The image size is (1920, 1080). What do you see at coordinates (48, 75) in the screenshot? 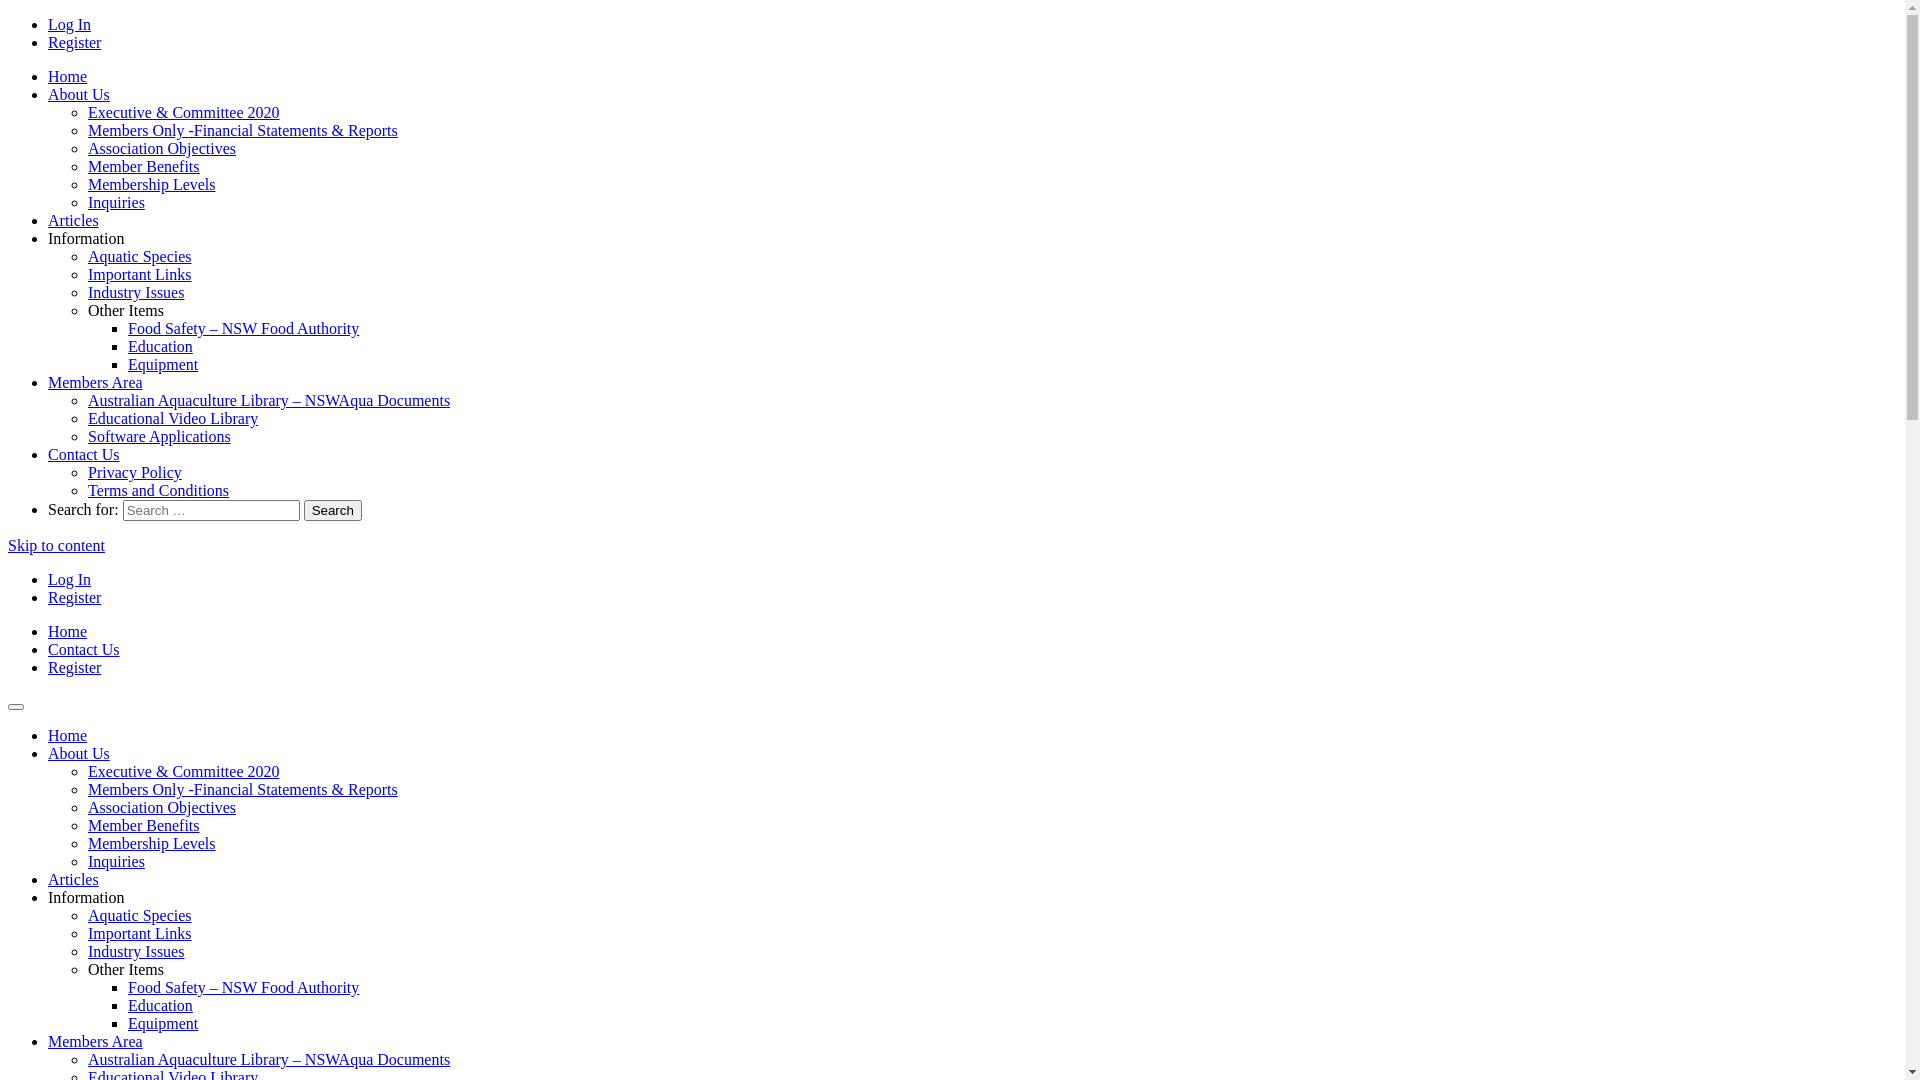
I see `'Home'` at bounding box center [48, 75].